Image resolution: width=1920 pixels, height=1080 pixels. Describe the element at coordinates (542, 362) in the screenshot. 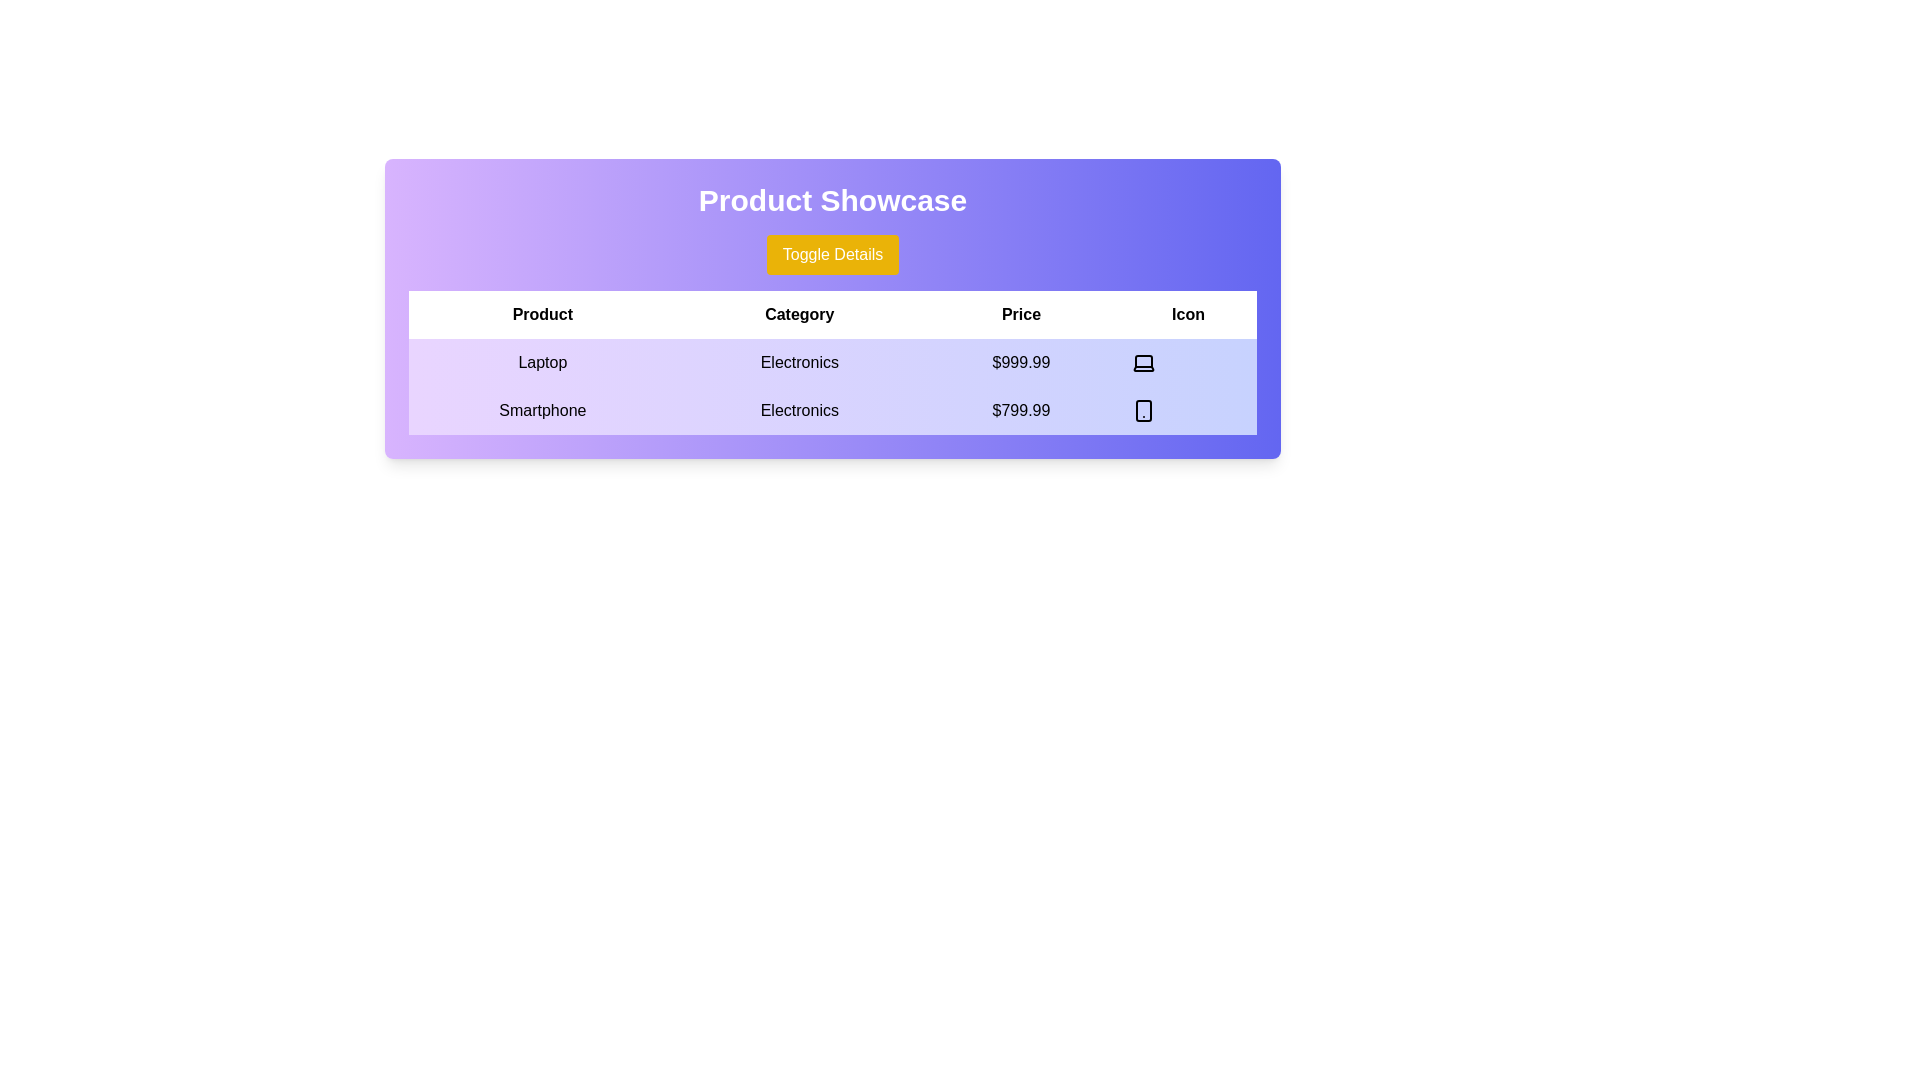

I see `the text label reading 'Laptop', which is styled with a black sans-serif font and located within a purple gradient background row` at that location.